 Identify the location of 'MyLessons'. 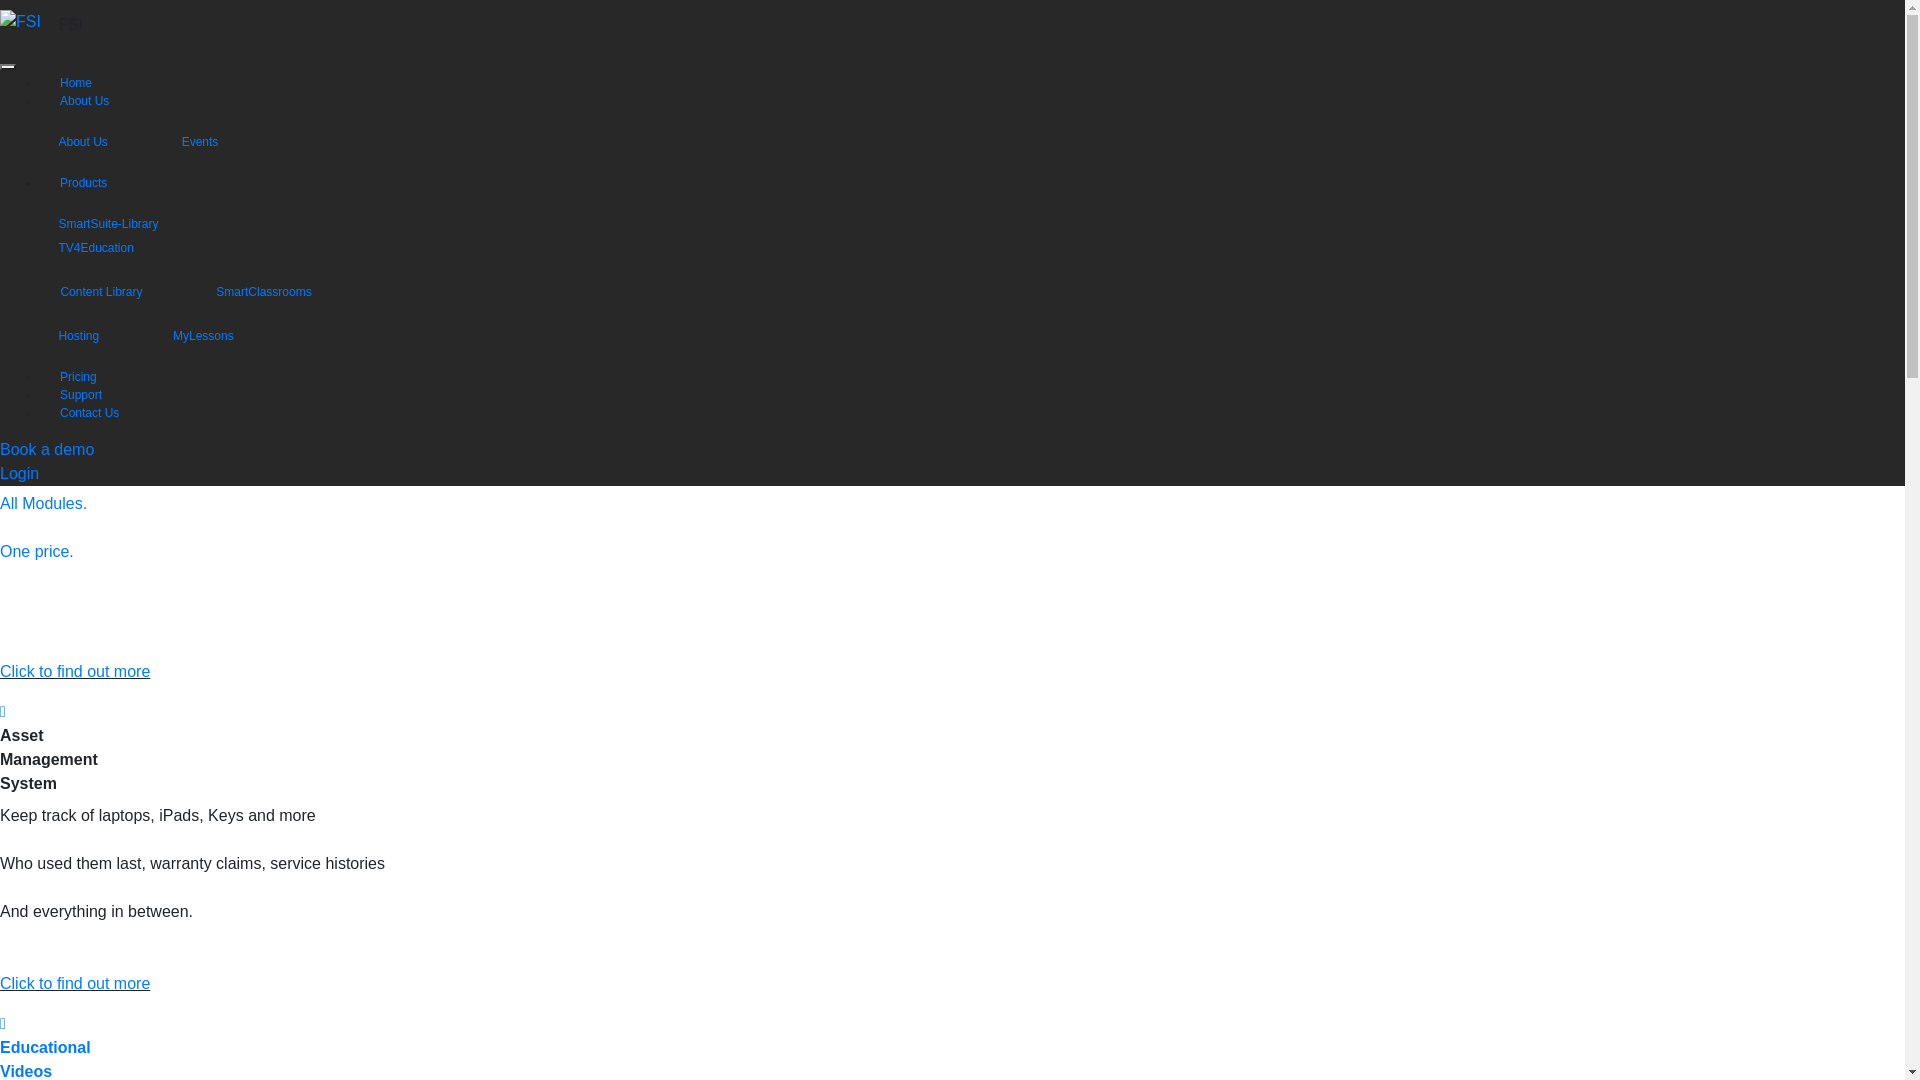
(222, 334).